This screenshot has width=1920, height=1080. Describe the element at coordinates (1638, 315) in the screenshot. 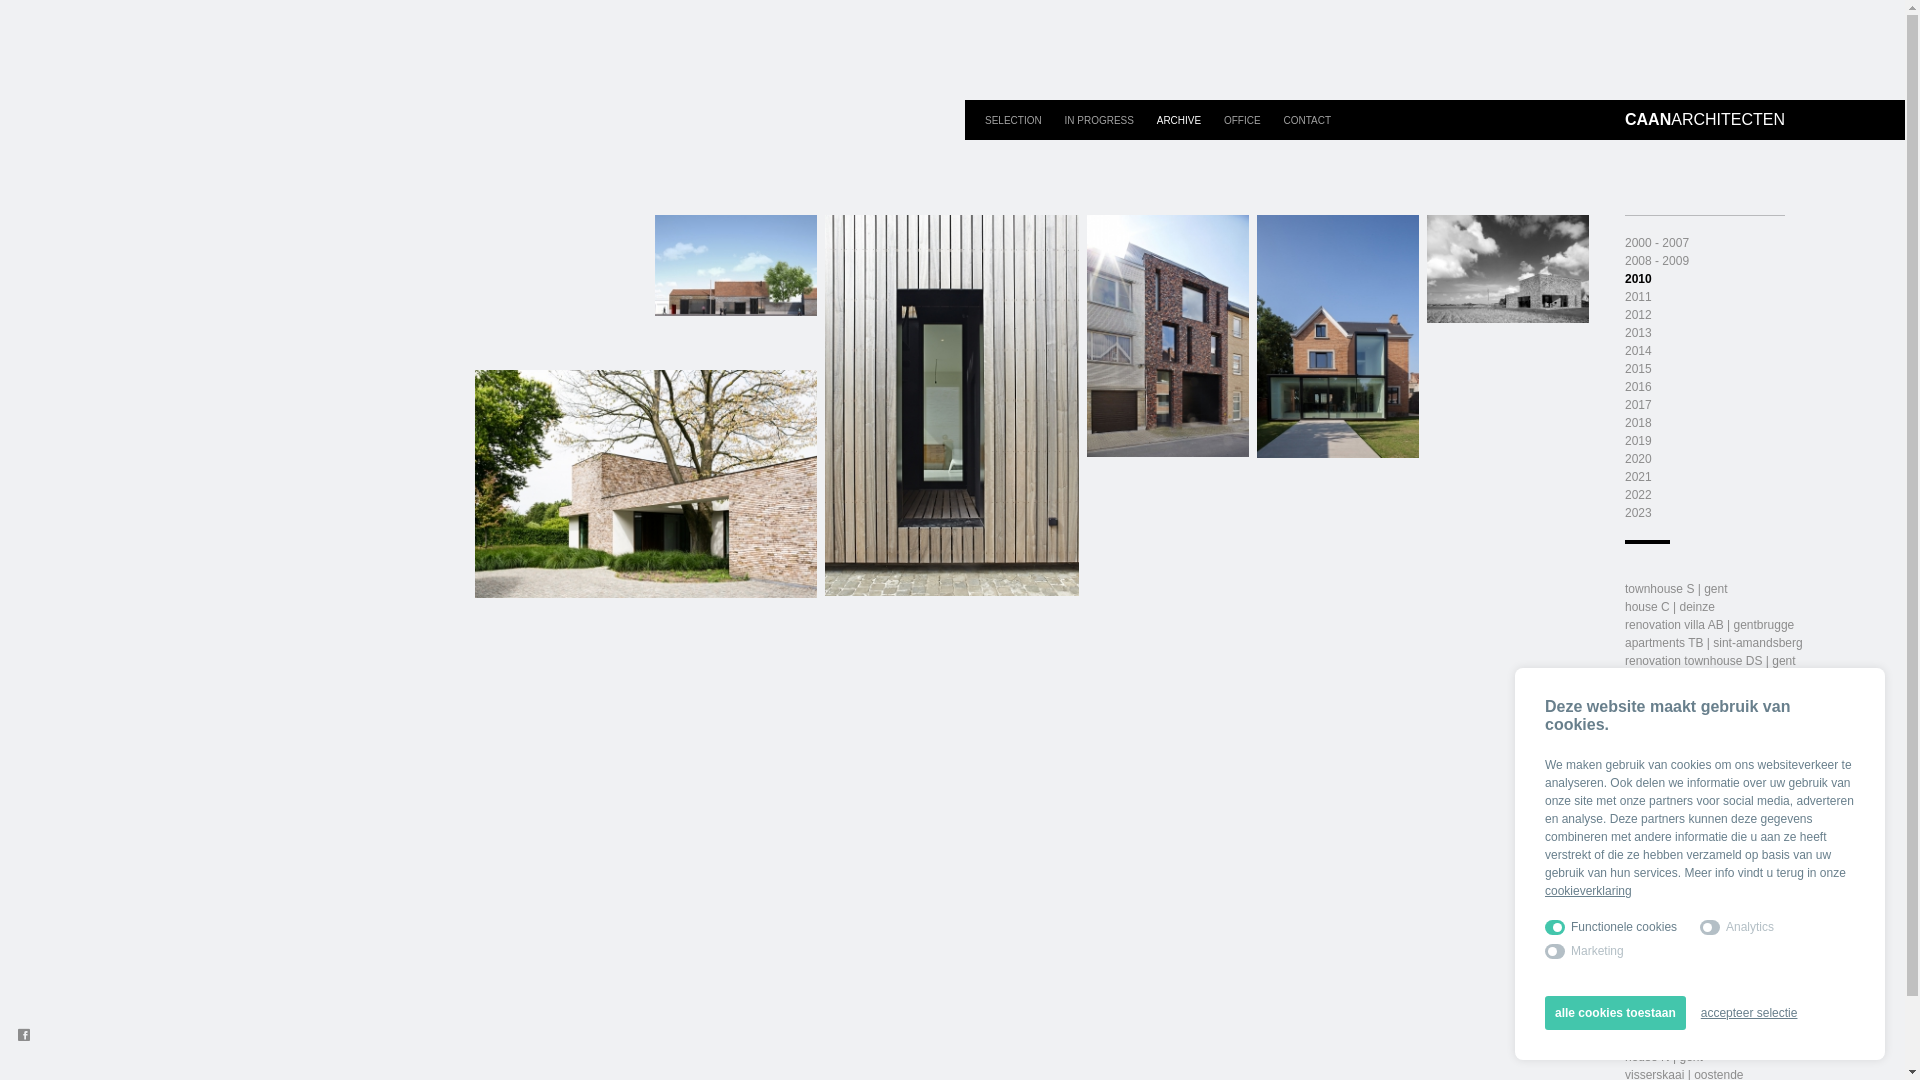

I see `'2012'` at that location.